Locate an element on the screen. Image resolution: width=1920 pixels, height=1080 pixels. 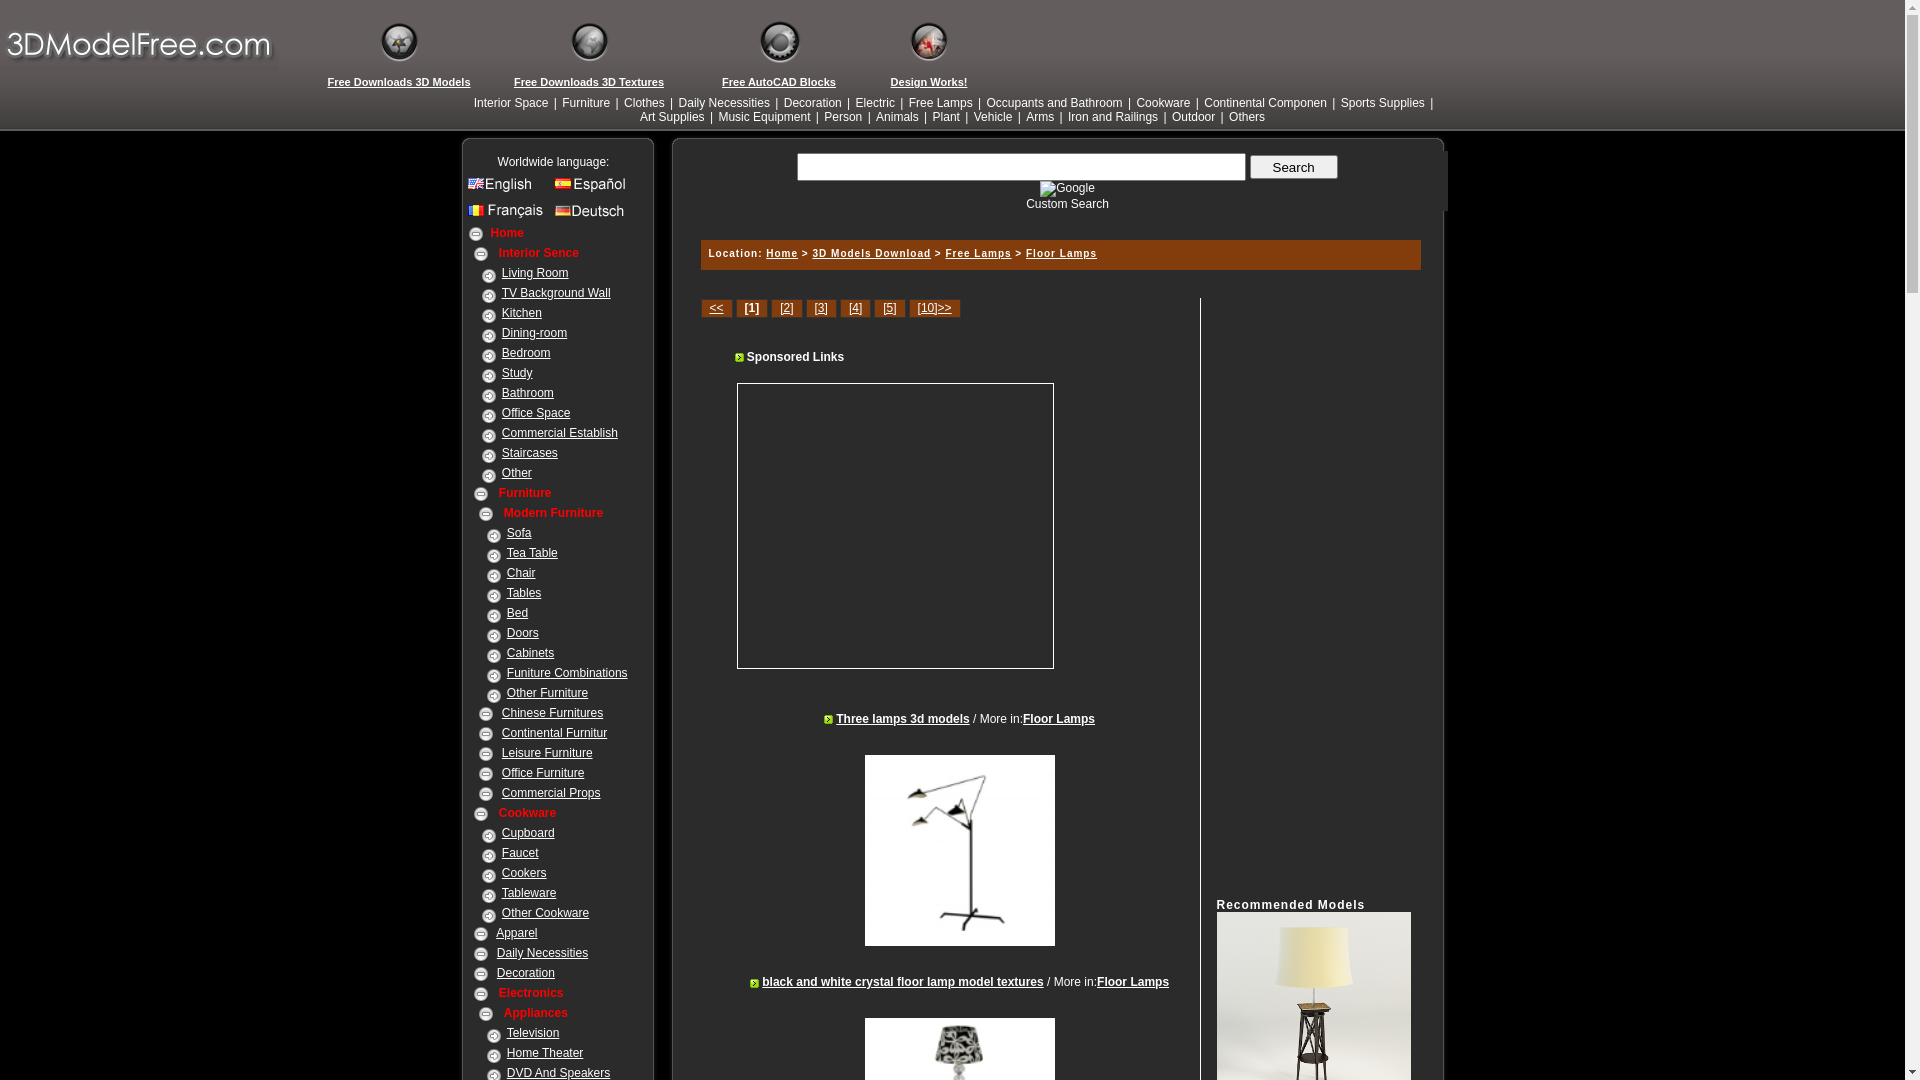
'Vehicle' is located at coordinates (993, 116).